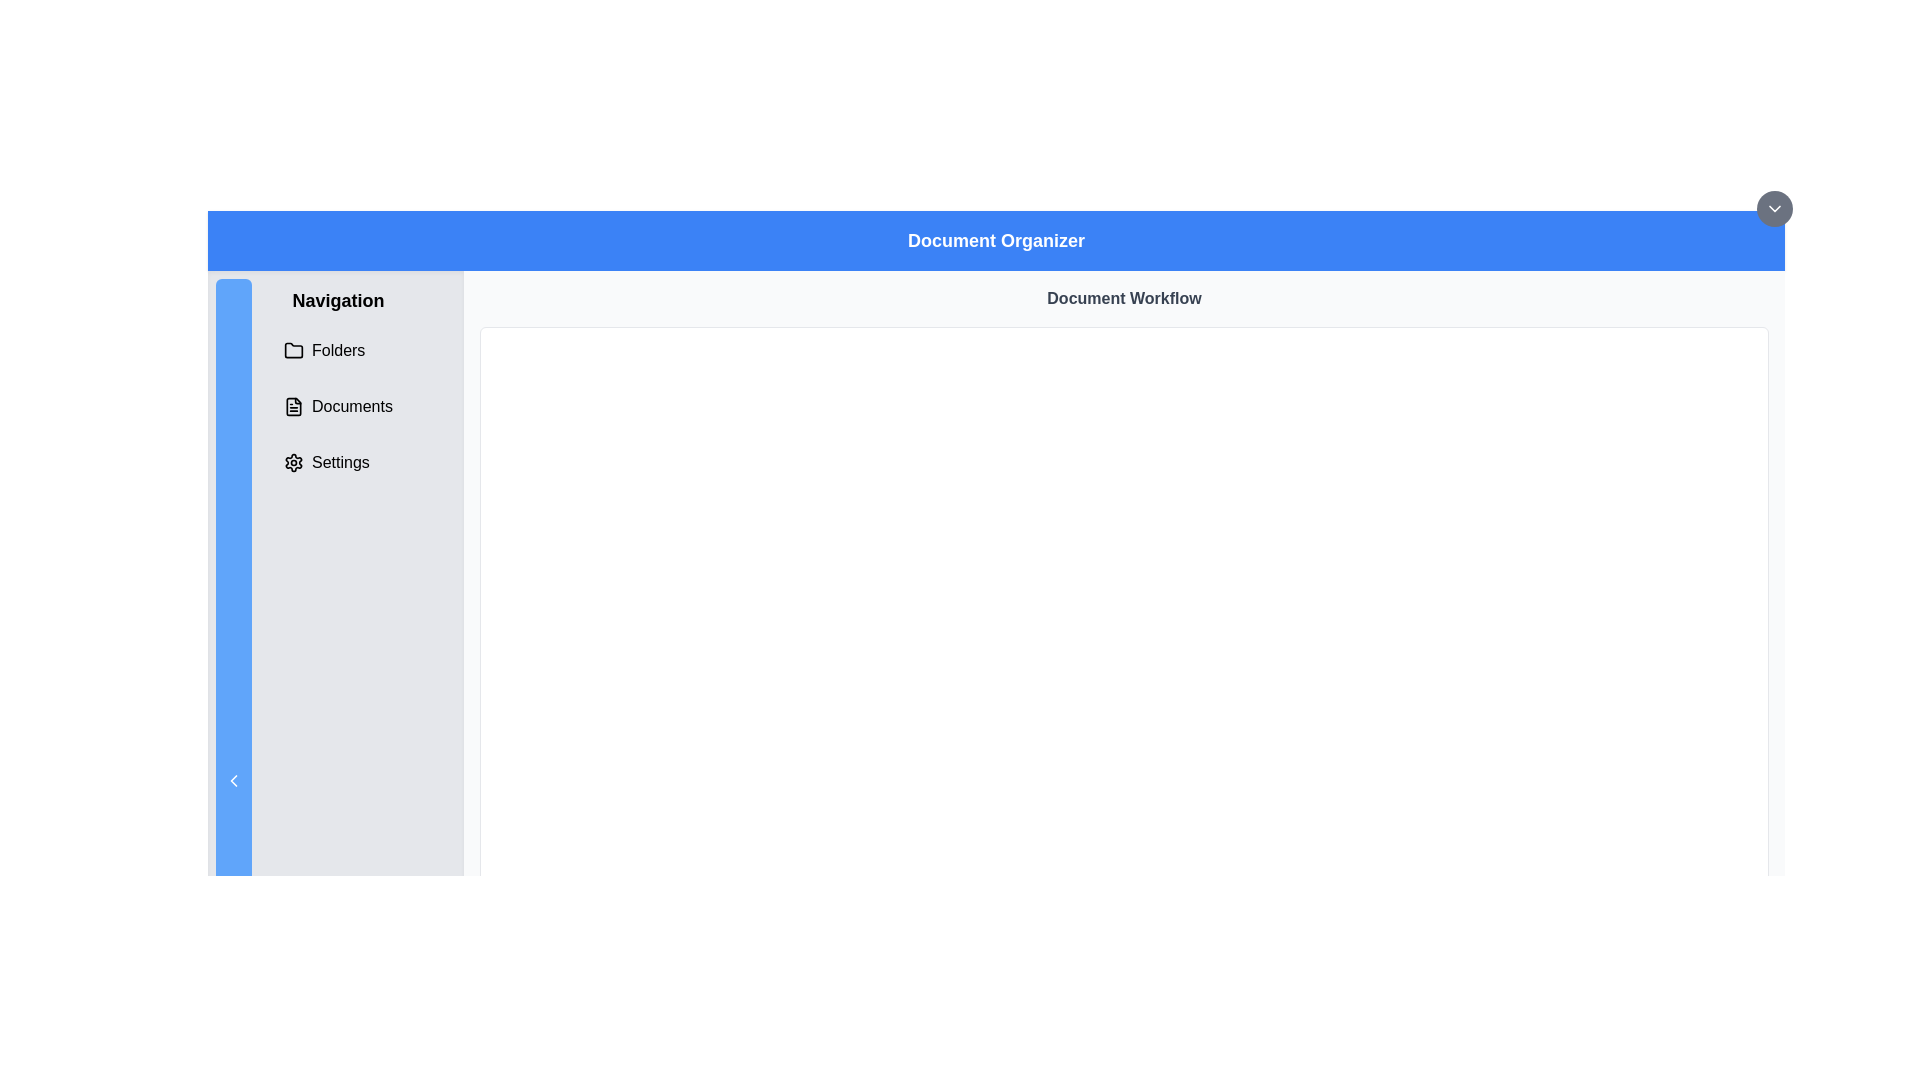  I want to click on the second item in the vertical navigation list, which directs to the 'Documents' section, so click(338, 406).